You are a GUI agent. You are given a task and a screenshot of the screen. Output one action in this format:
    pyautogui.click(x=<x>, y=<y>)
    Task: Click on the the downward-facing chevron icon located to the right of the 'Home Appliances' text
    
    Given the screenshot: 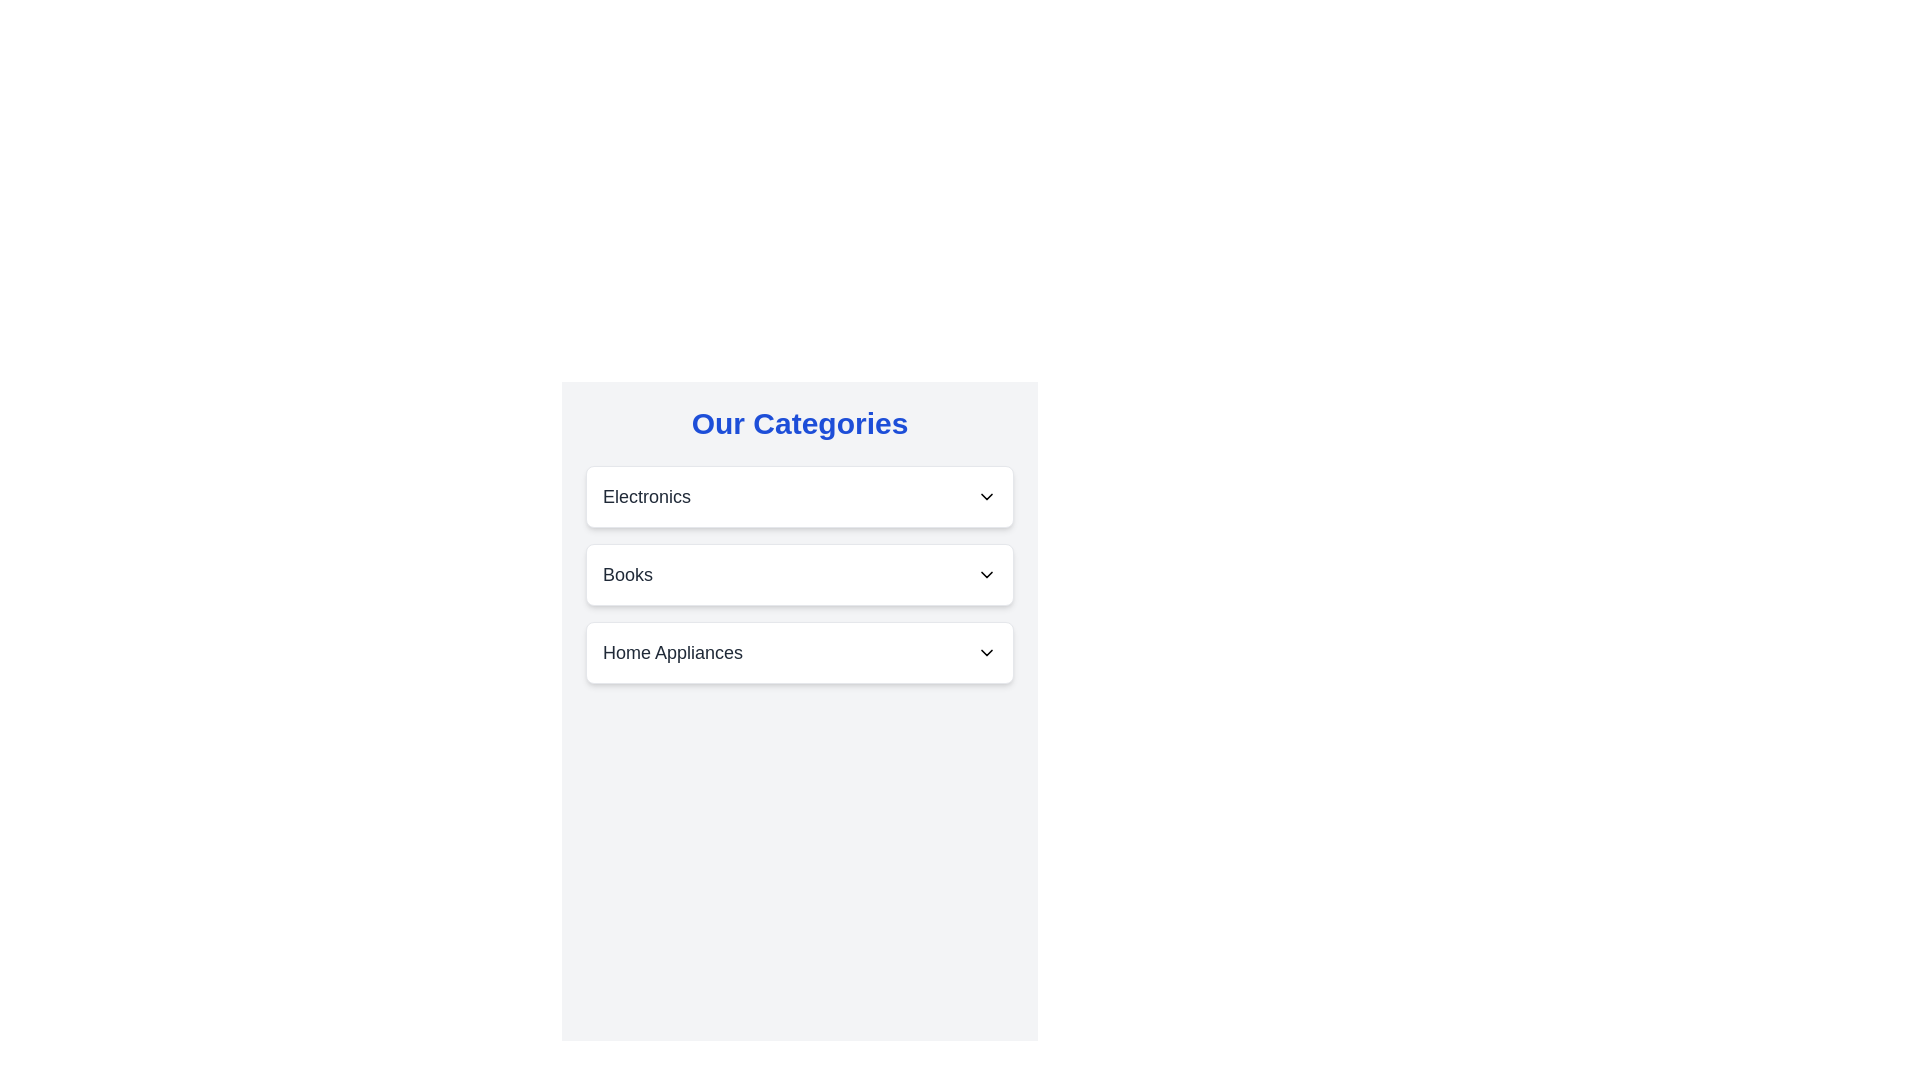 What is the action you would take?
    pyautogui.click(x=987, y=652)
    